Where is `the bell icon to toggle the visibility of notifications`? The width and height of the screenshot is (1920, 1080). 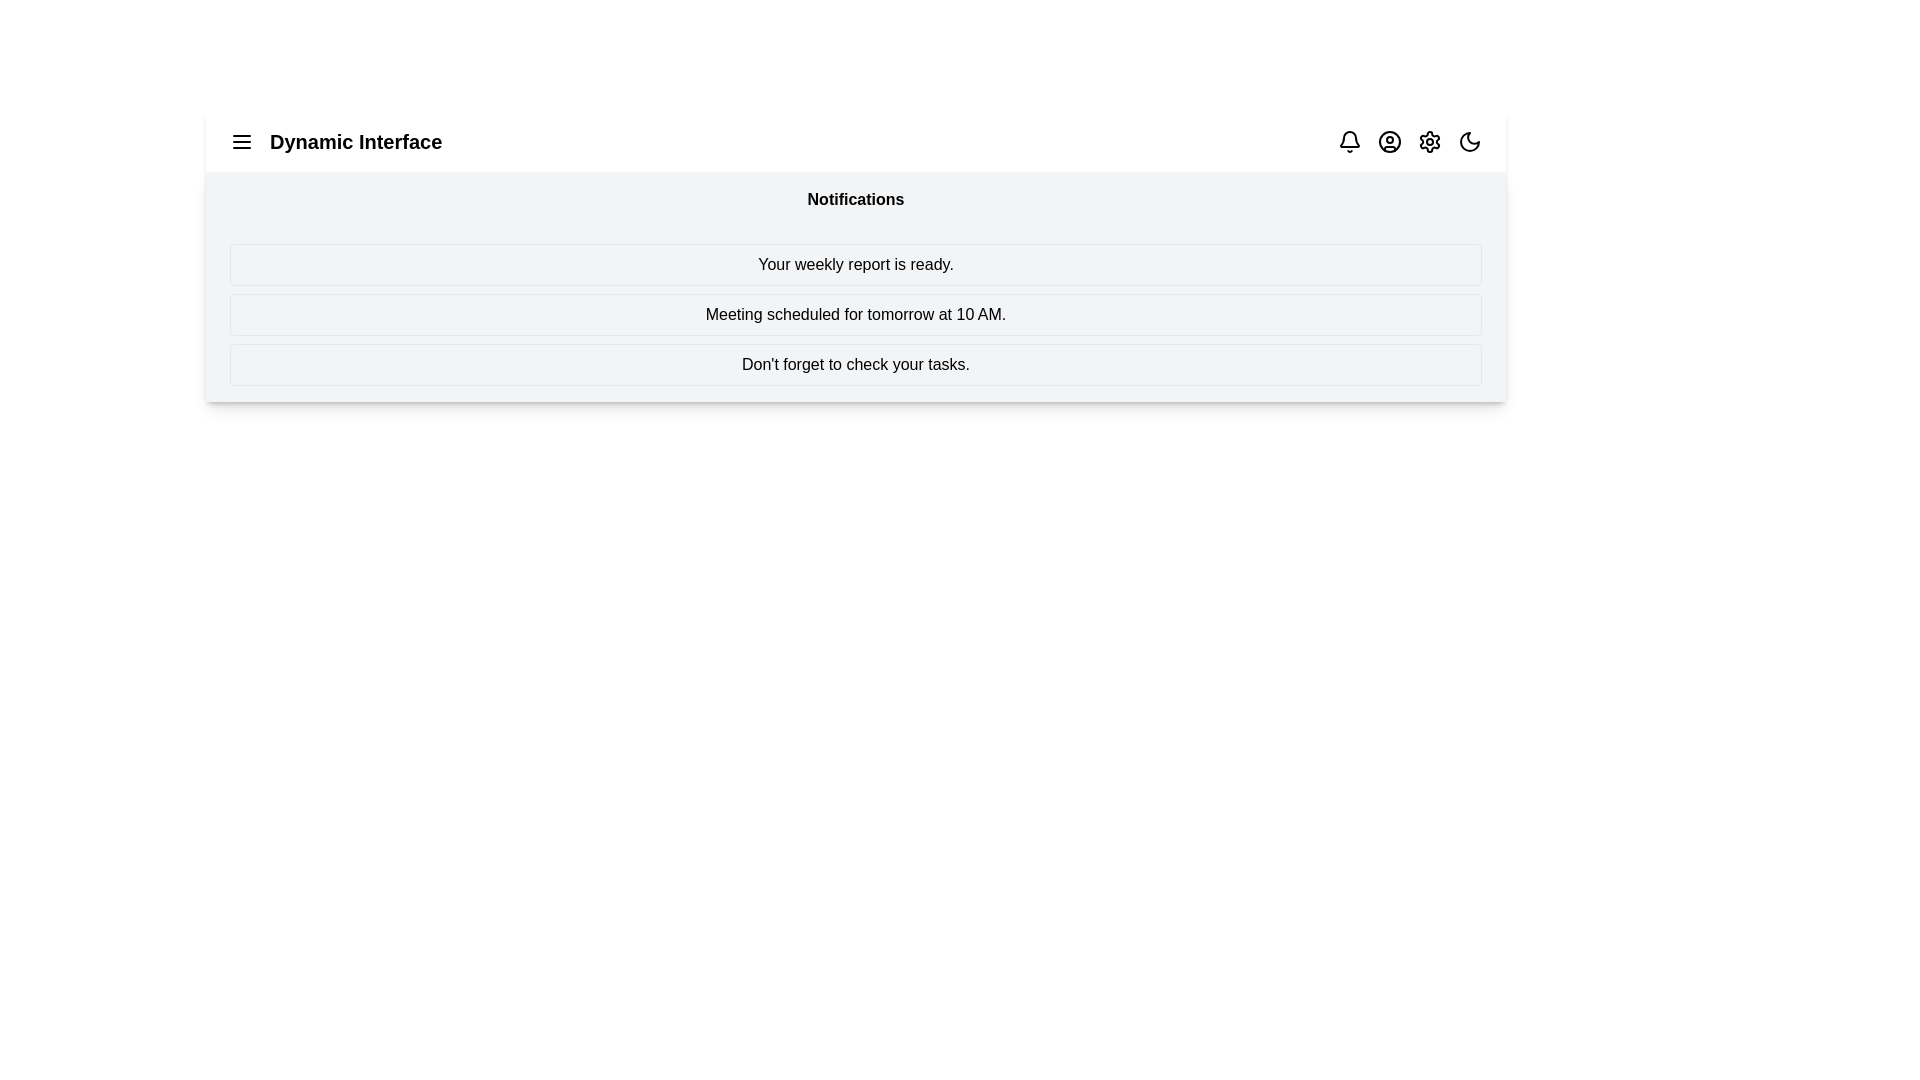 the bell icon to toggle the visibility of notifications is located at coordinates (1349, 141).